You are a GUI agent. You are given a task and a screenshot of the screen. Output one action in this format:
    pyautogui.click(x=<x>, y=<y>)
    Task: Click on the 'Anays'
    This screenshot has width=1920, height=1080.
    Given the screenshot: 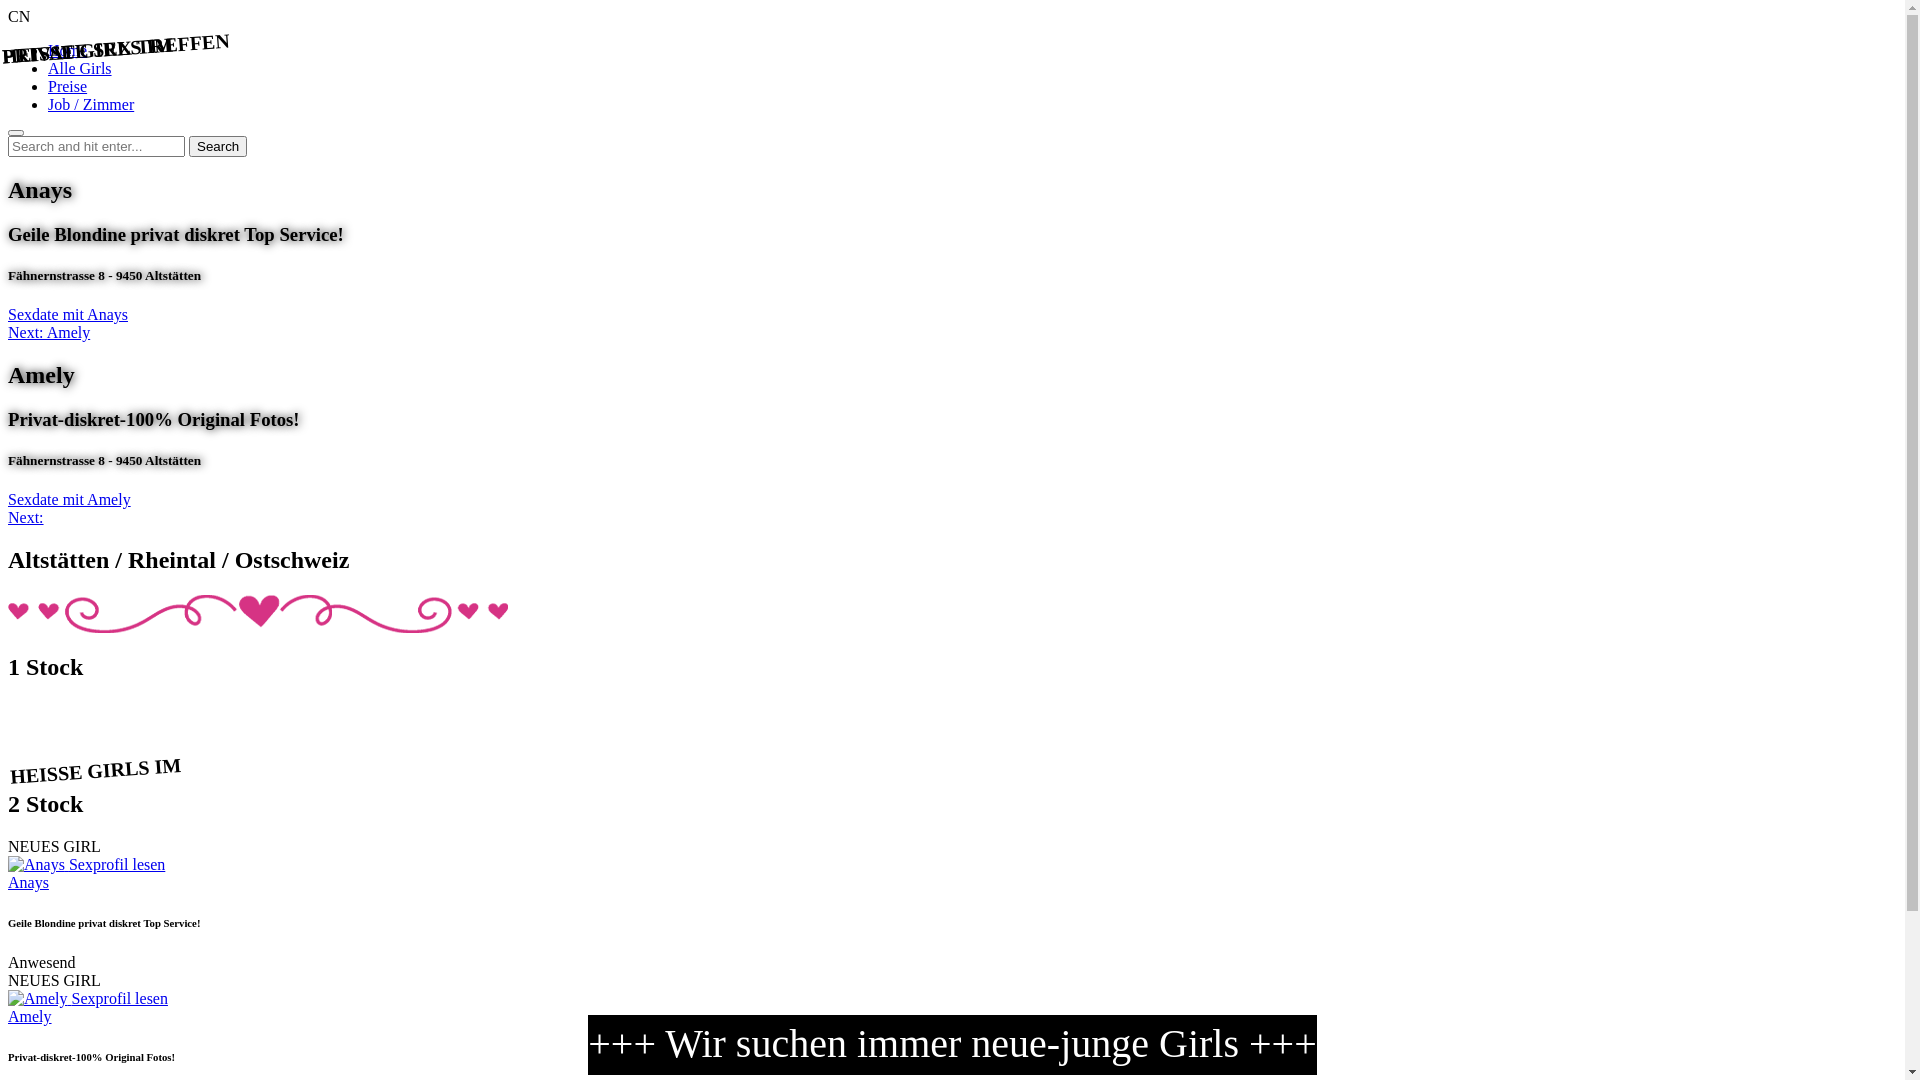 What is the action you would take?
    pyautogui.click(x=28, y=881)
    